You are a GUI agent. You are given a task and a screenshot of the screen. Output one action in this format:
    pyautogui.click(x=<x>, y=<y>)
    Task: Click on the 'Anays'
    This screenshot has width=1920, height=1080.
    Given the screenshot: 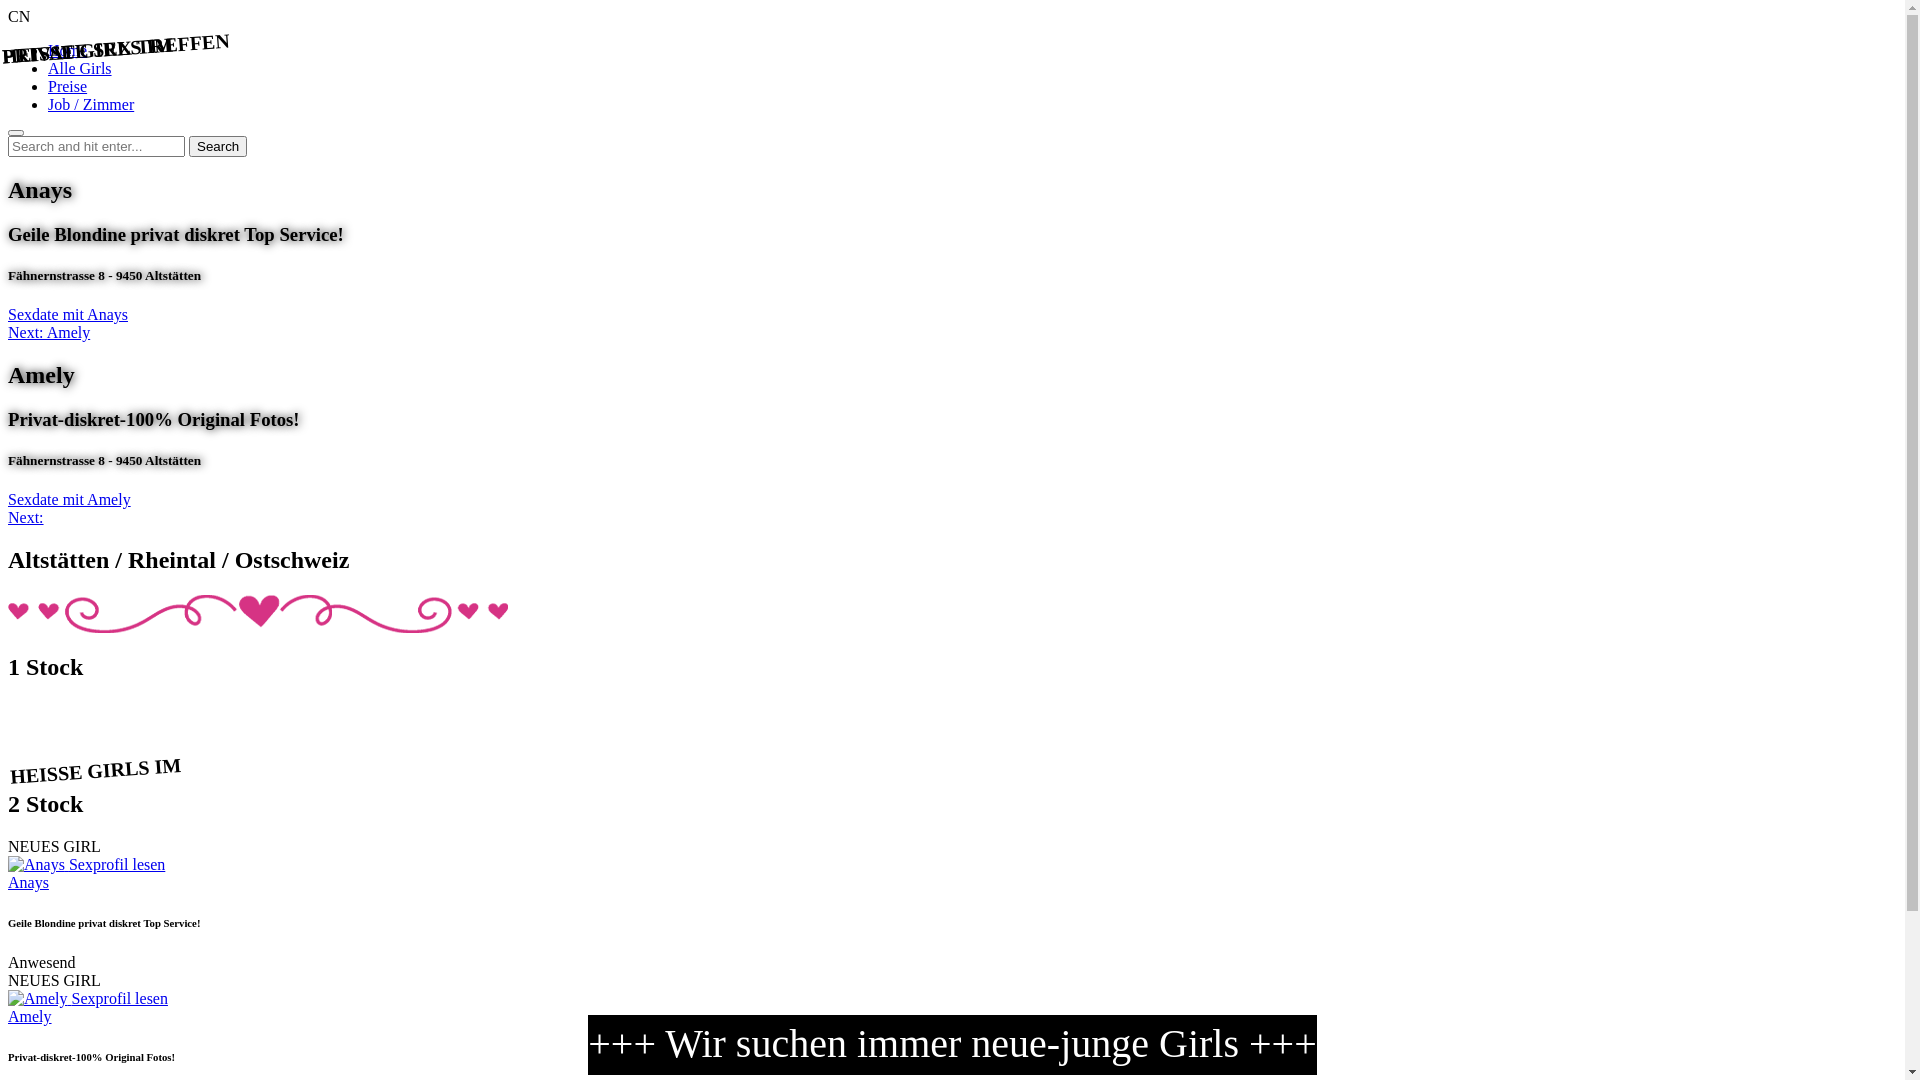 What is the action you would take?
    pyautogui.click(x=28, y=881)
    